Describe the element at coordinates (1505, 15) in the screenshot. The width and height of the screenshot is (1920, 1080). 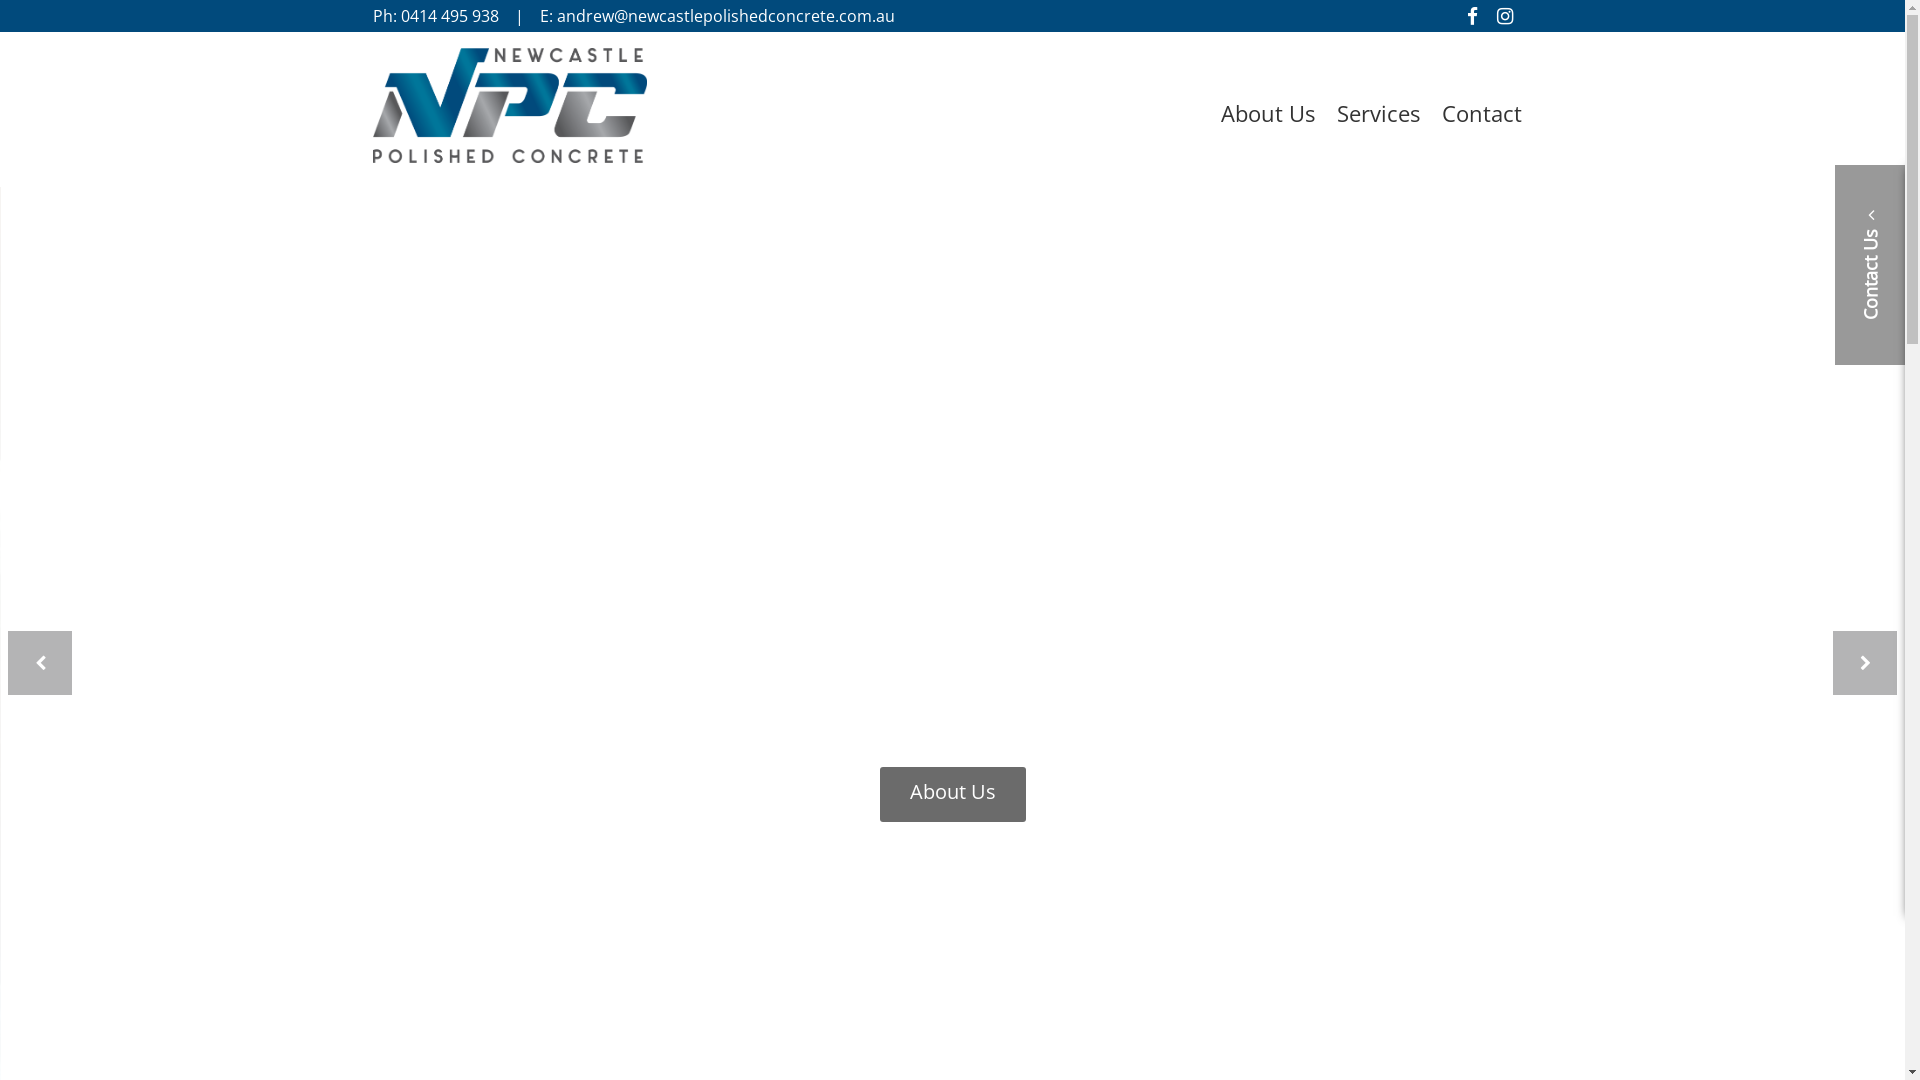
I see `'Follow us on Instagram'` at that location.